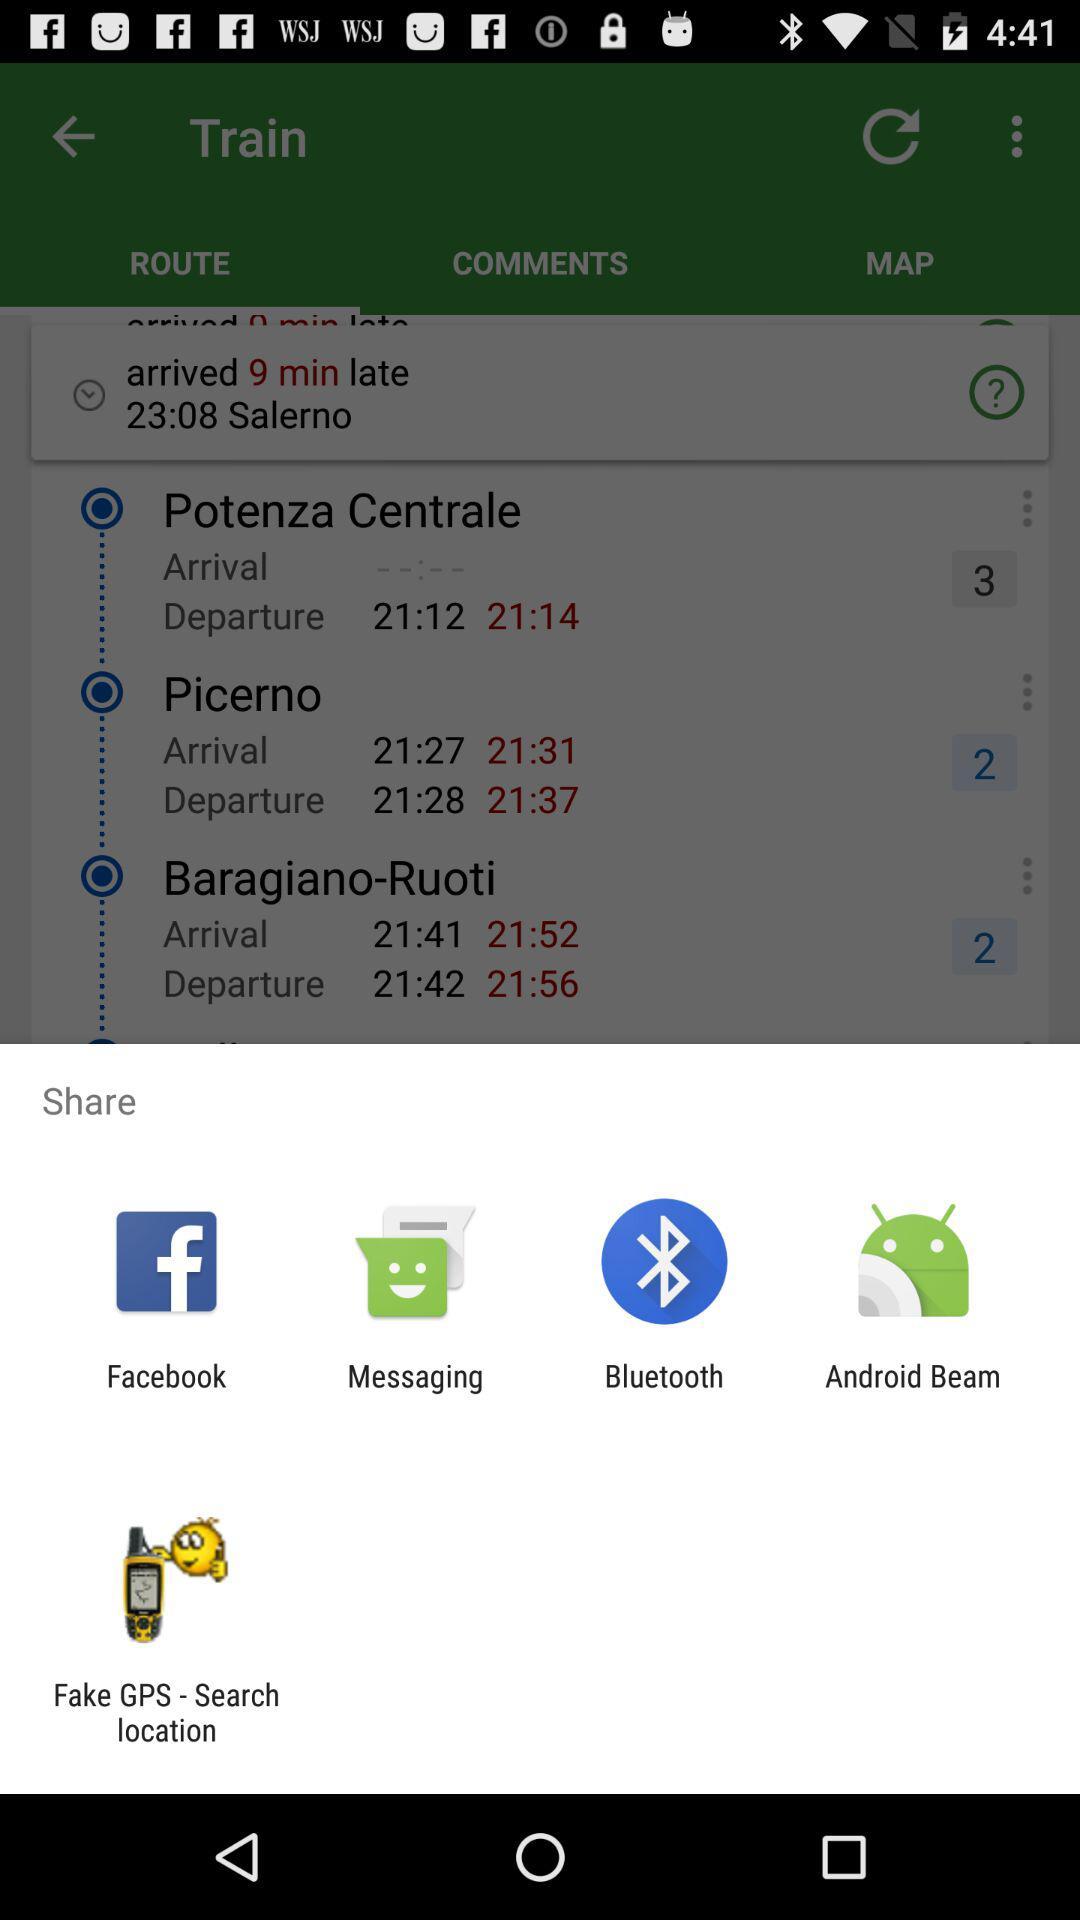  What do you see at coordinates (664, 1392) in the screenshot?
I see `bluetooth` at bounding box center [664, 1392].